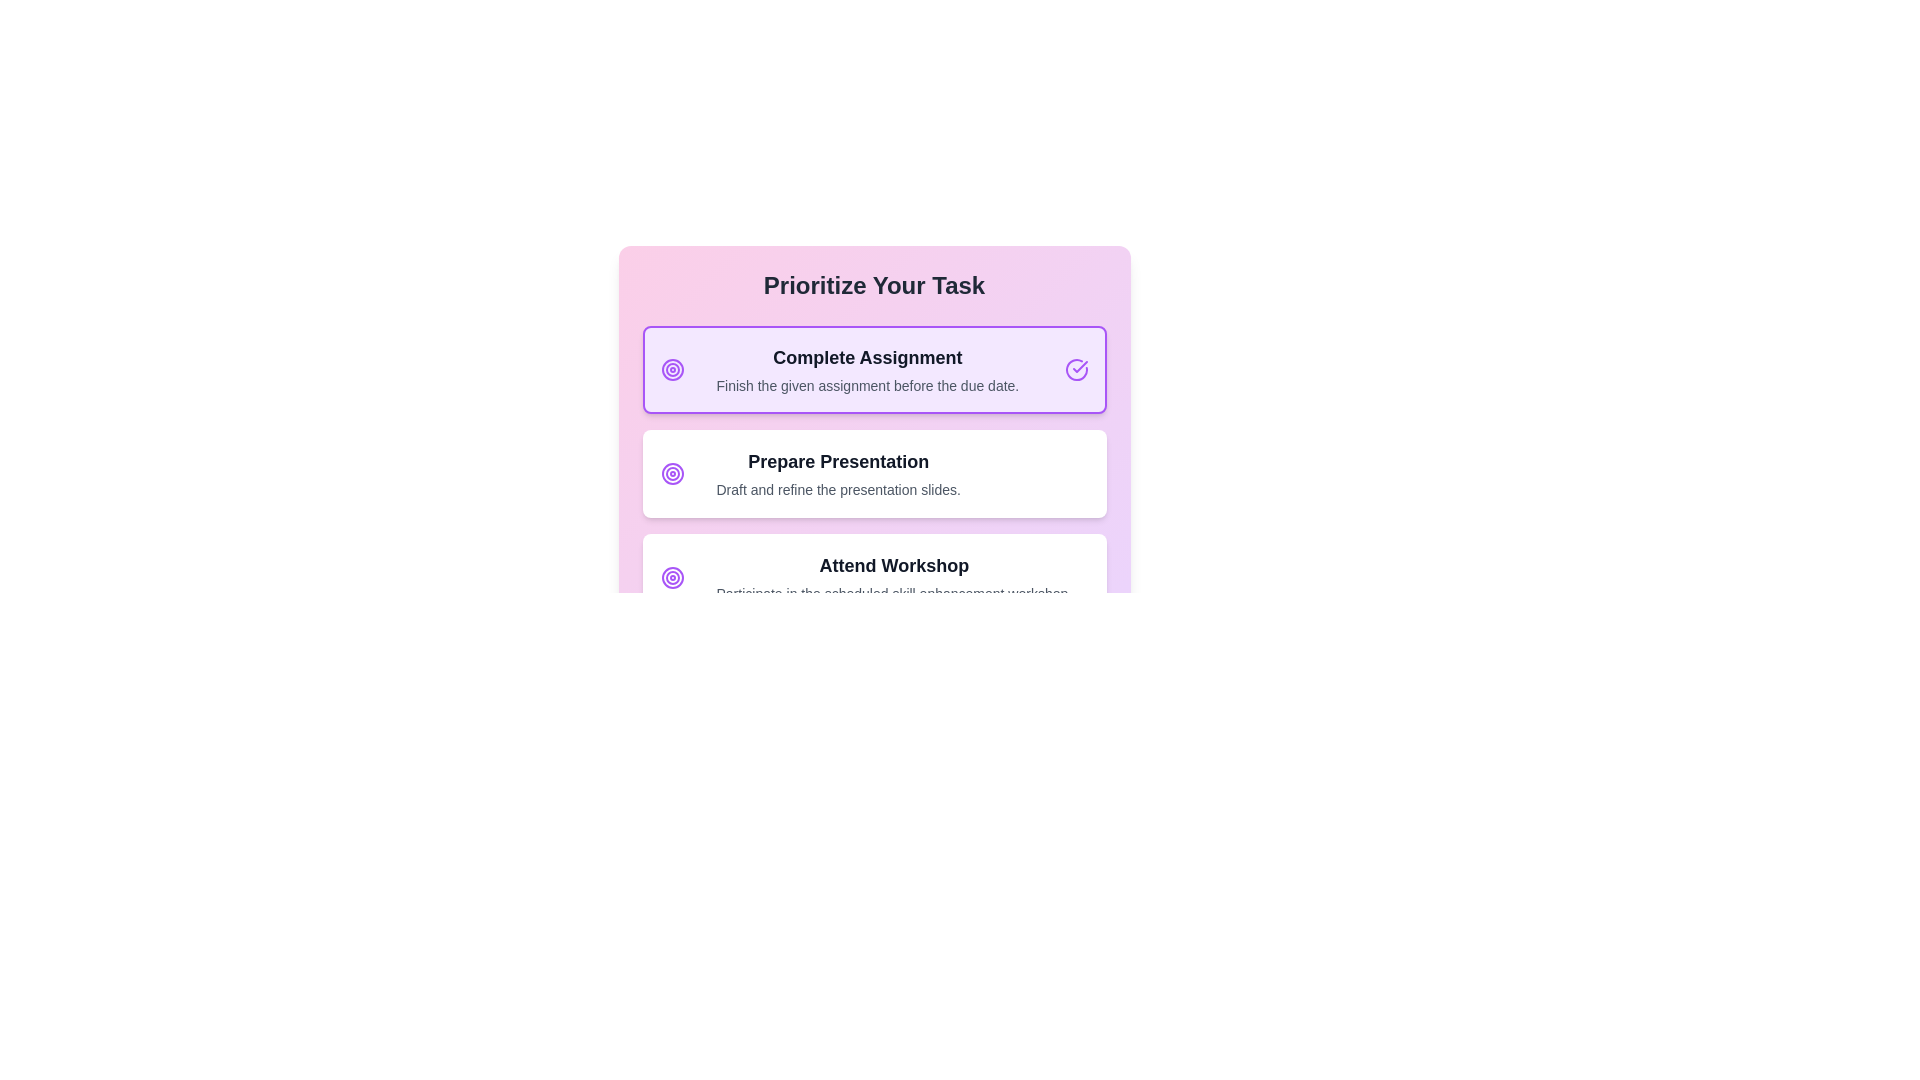 The height and width of the screenshot is (1080, 1920). What do you see at coordinates (867, 385) in the screenshot?
I see `the text label providing guidance related to the assignment task, positioned below the title 'Complete Assignment' in the section titled 'Prioritize Your Task'` at bounding box center [867, 385].